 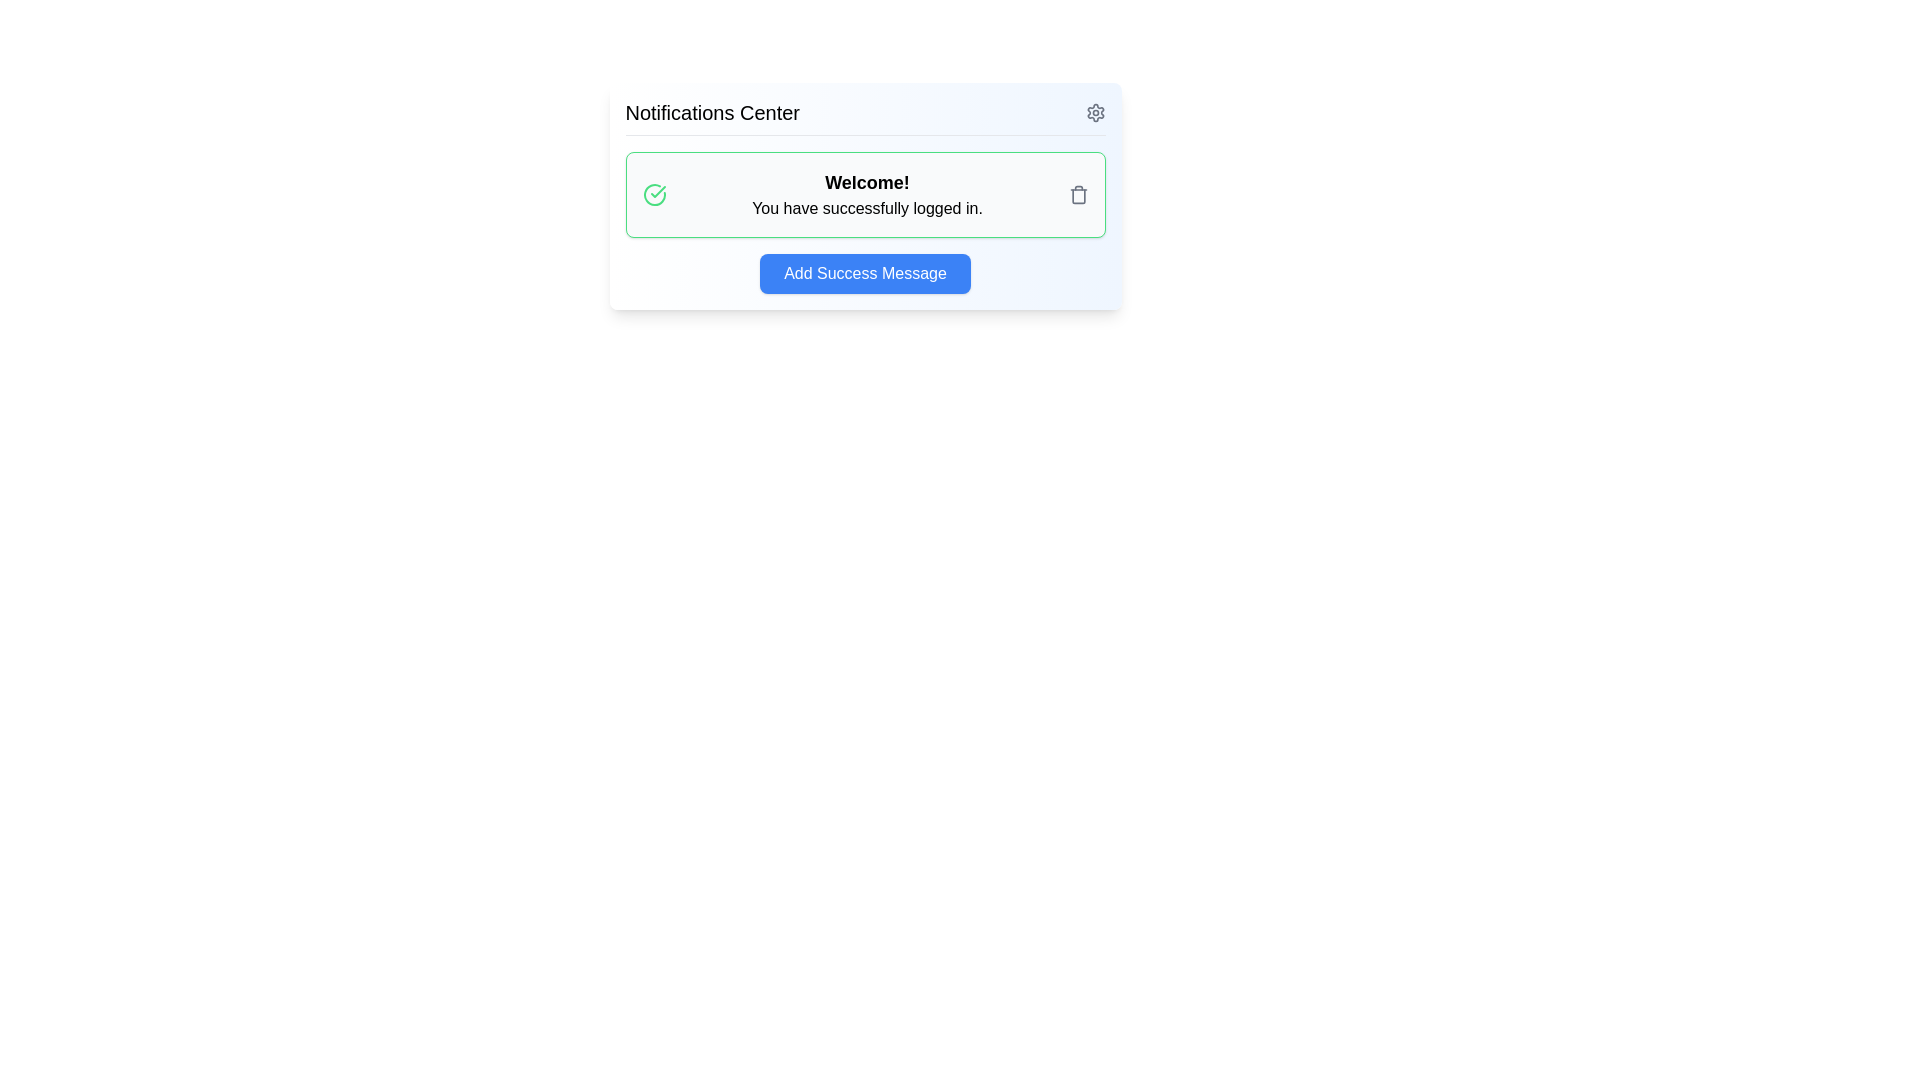 What do you see at coordinates (654, 195) in the screenshot?
I see `the success icon located in the center of the notification box header` at bounding box center [654, 195].